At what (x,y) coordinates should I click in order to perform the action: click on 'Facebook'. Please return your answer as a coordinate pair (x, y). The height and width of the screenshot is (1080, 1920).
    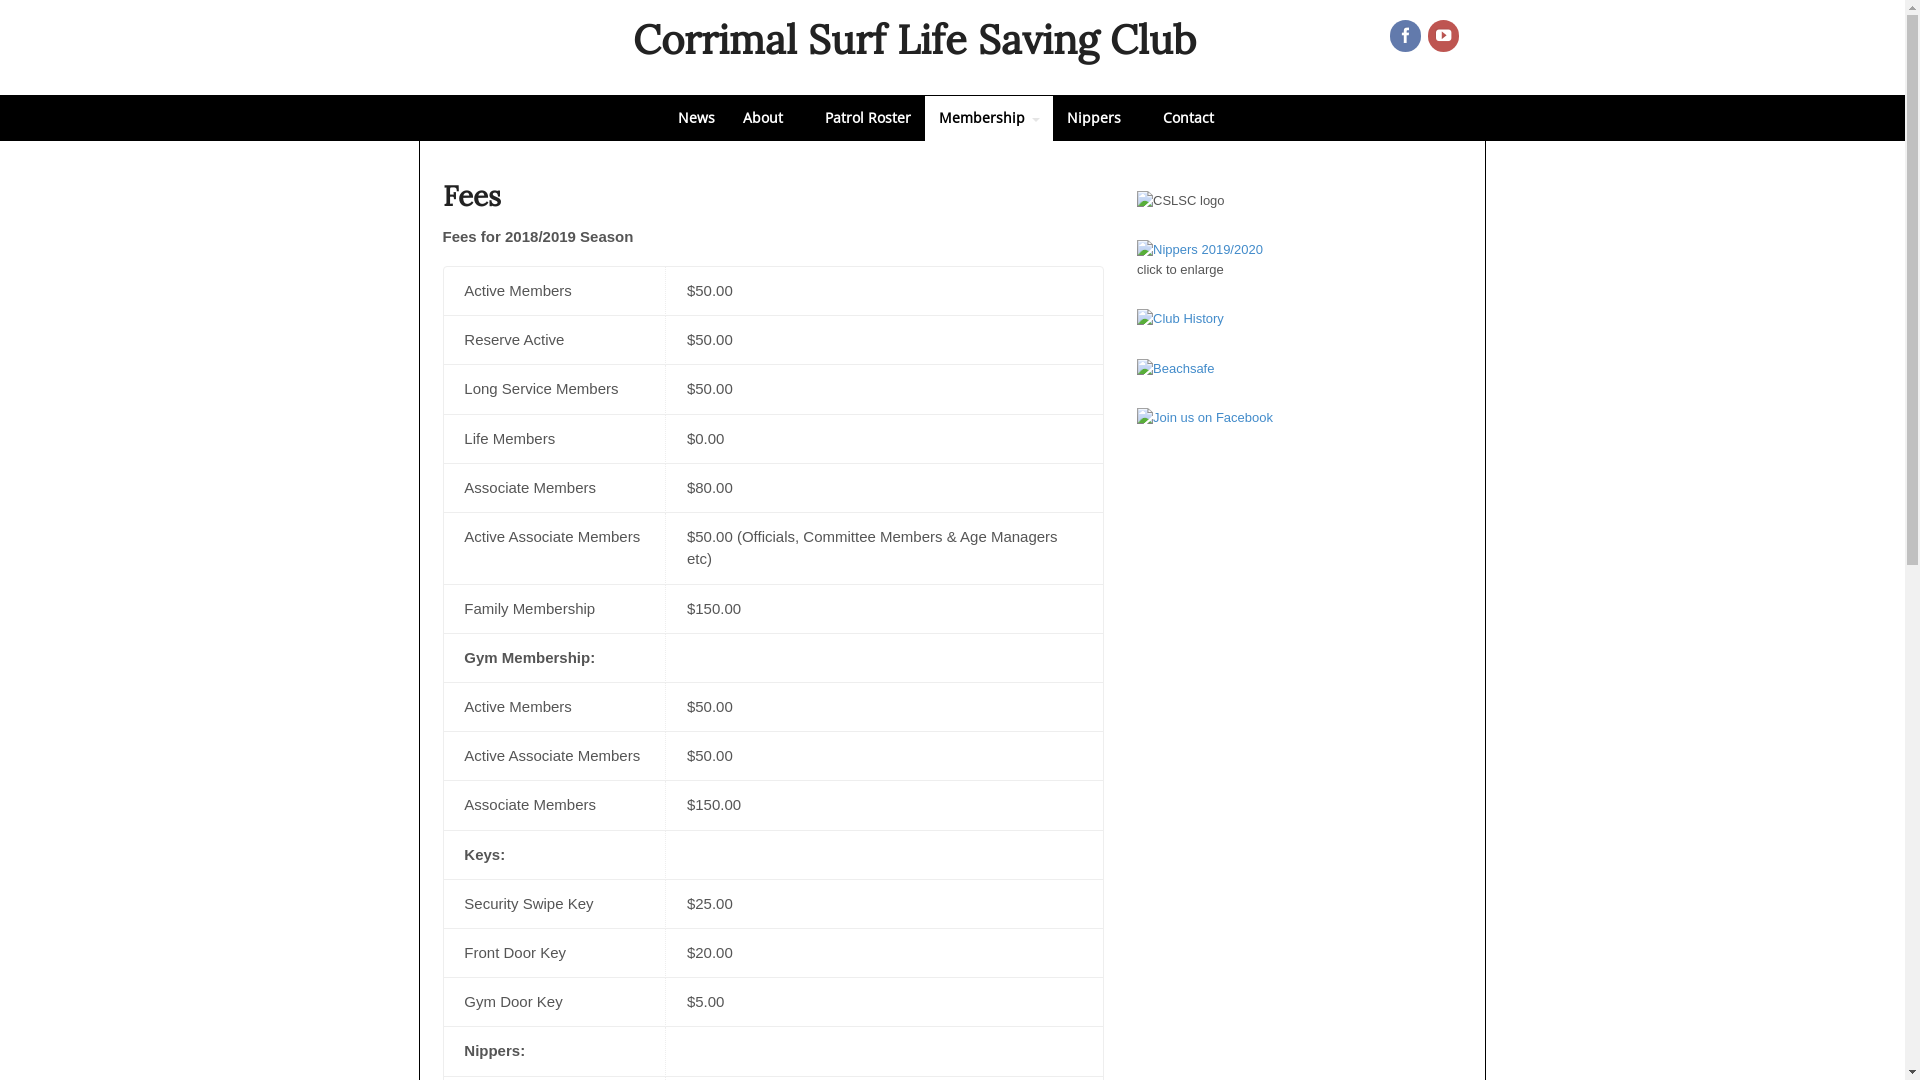
    Looking at the image, I should click on (1405, 37).